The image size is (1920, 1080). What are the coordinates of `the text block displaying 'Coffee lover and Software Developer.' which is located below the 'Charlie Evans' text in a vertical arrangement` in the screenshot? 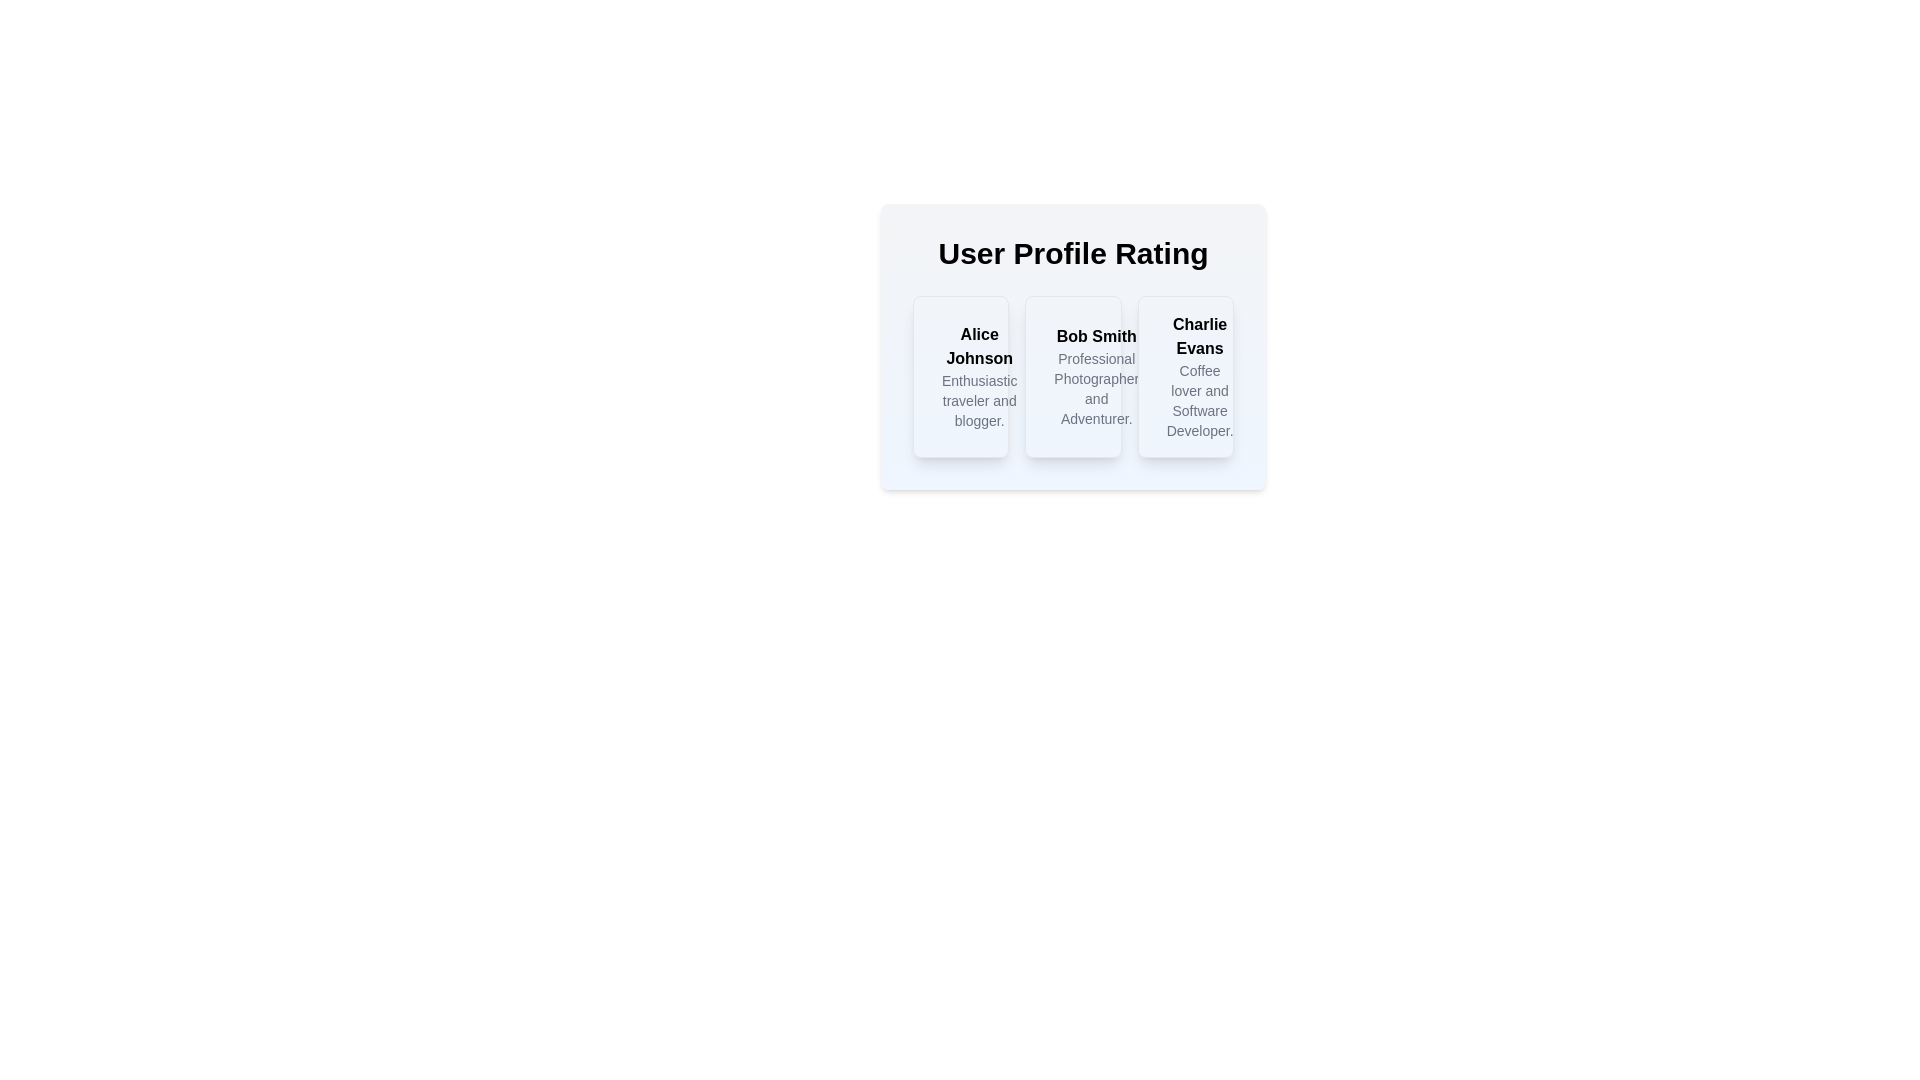 It's located at (1200, 401).